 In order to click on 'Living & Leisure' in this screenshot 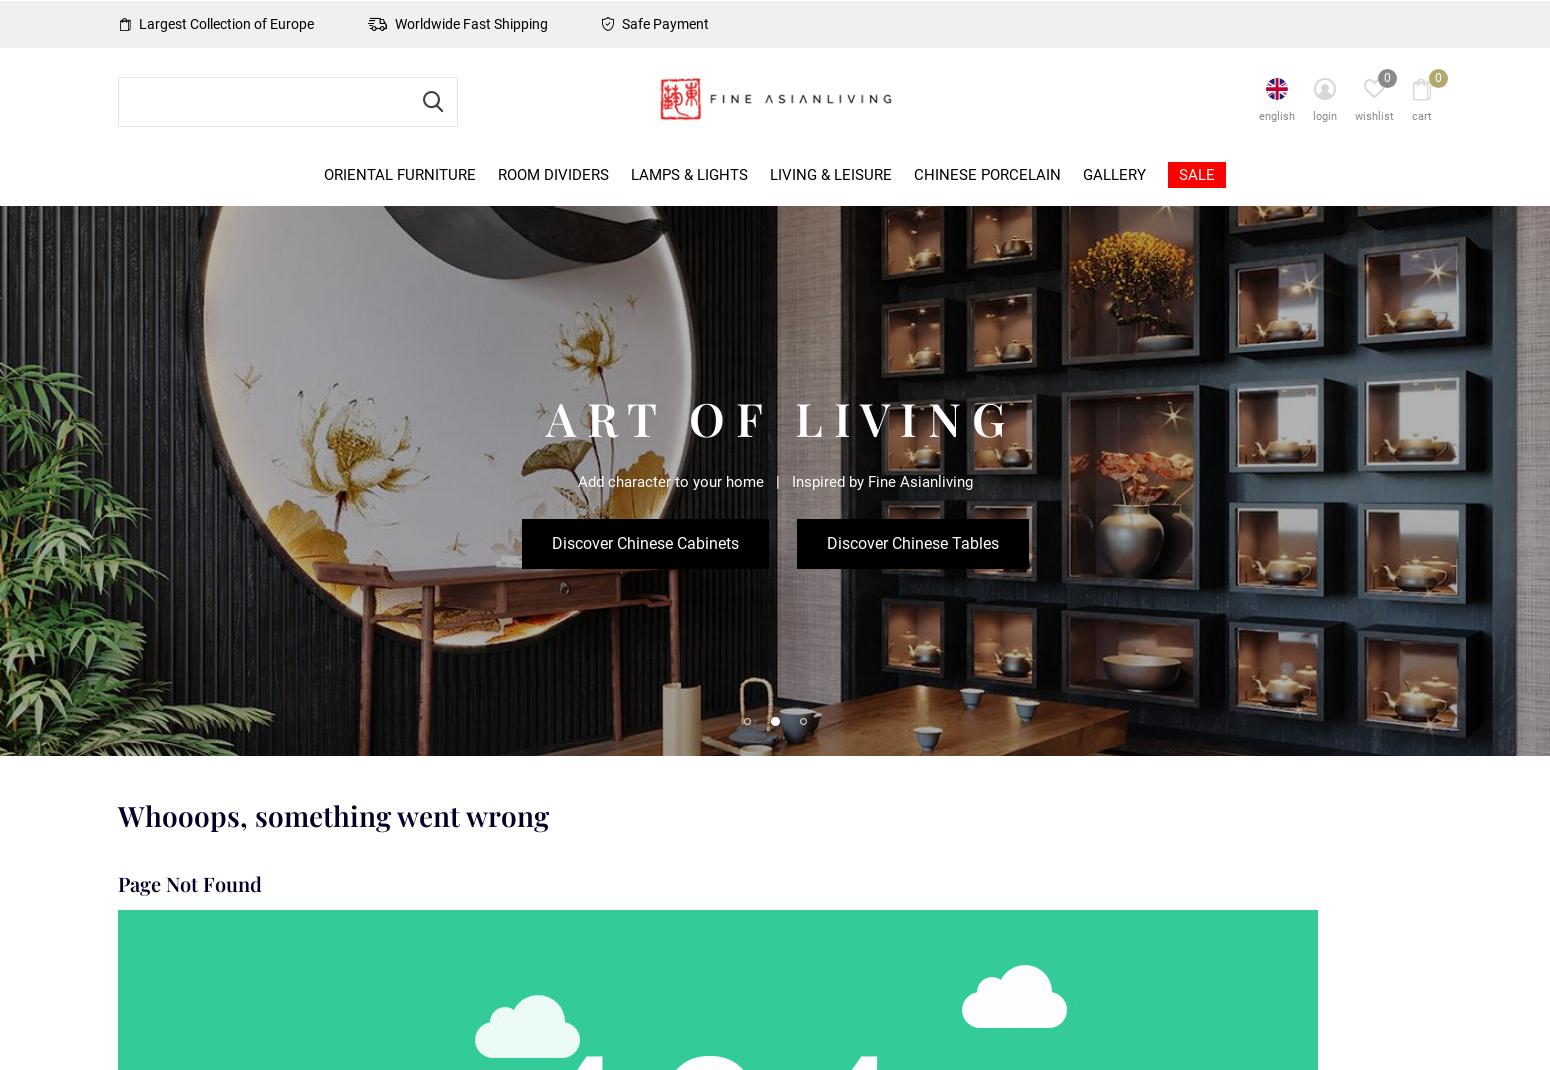, I will do `click(829, 173)`.